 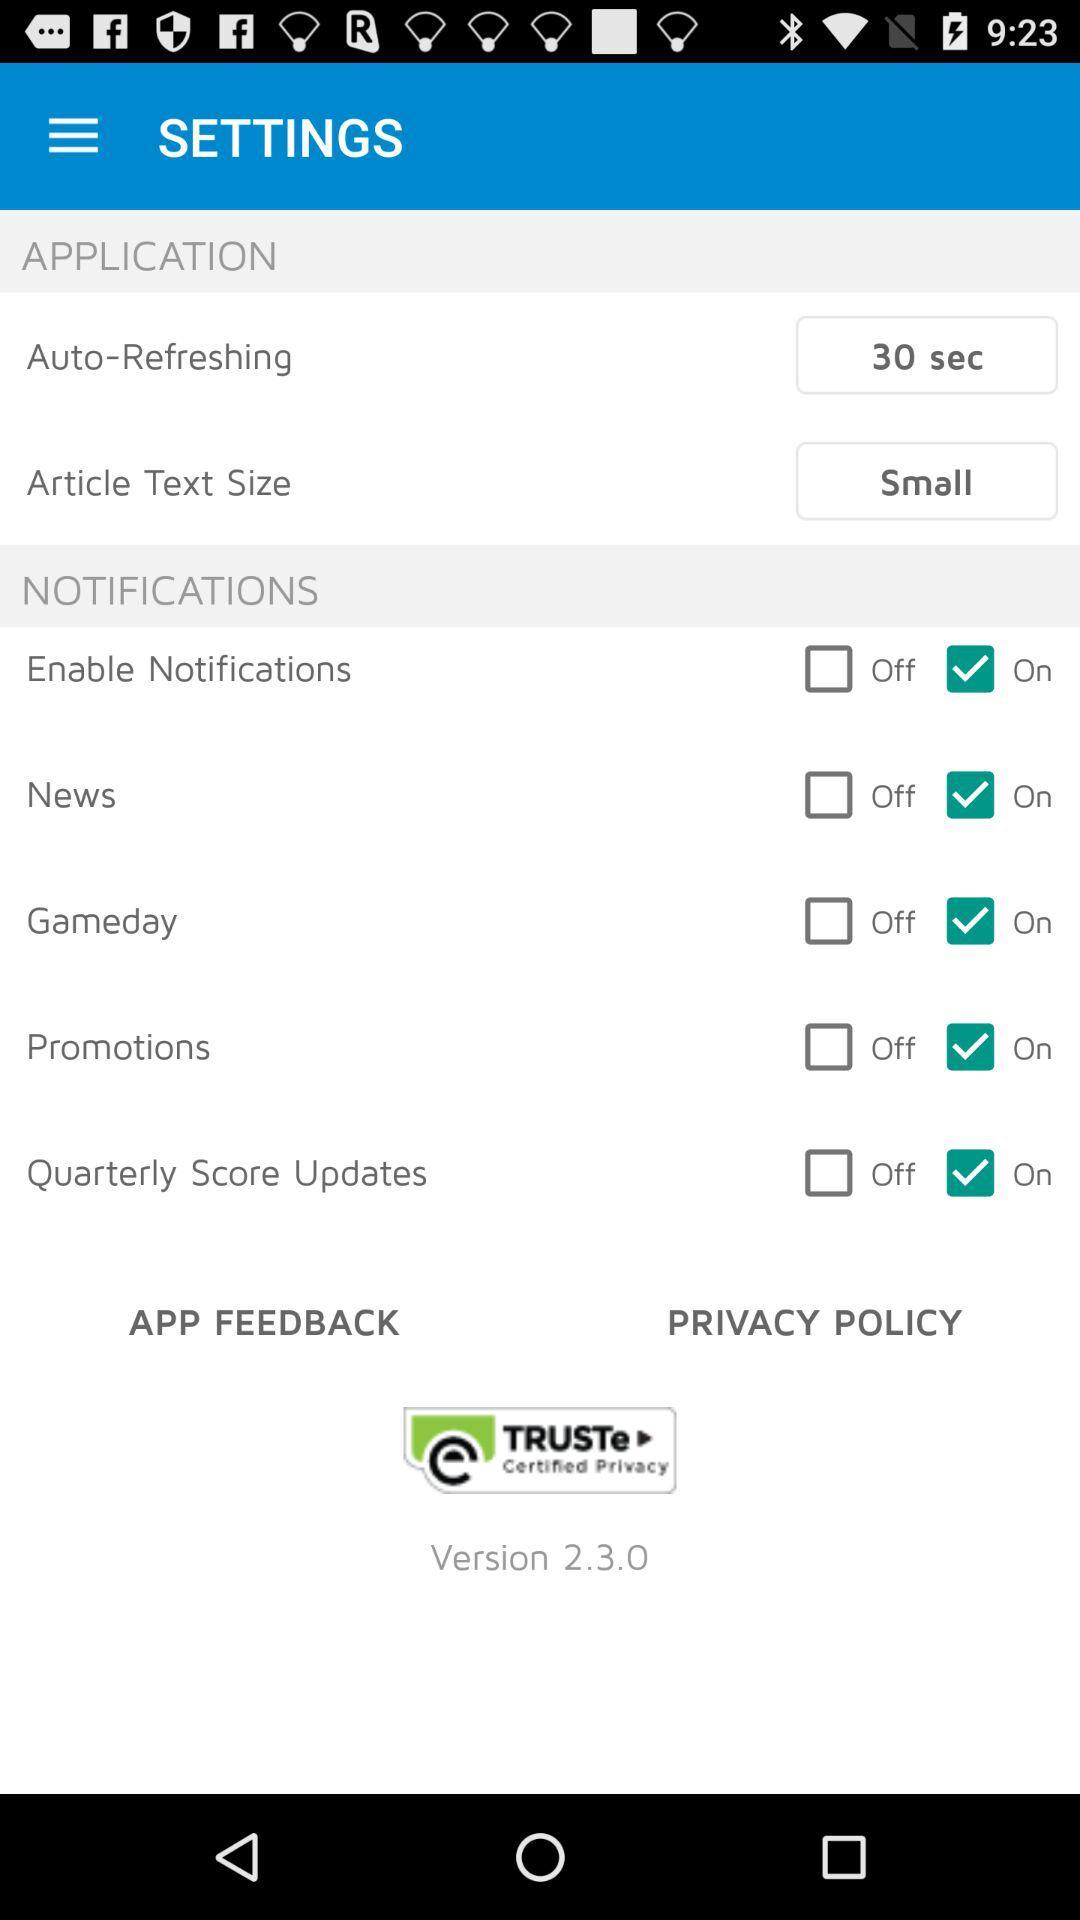 What do you see at coordinates (72, 135) in the screenshot?
I see `item above application` at bounding box center [72, 135].